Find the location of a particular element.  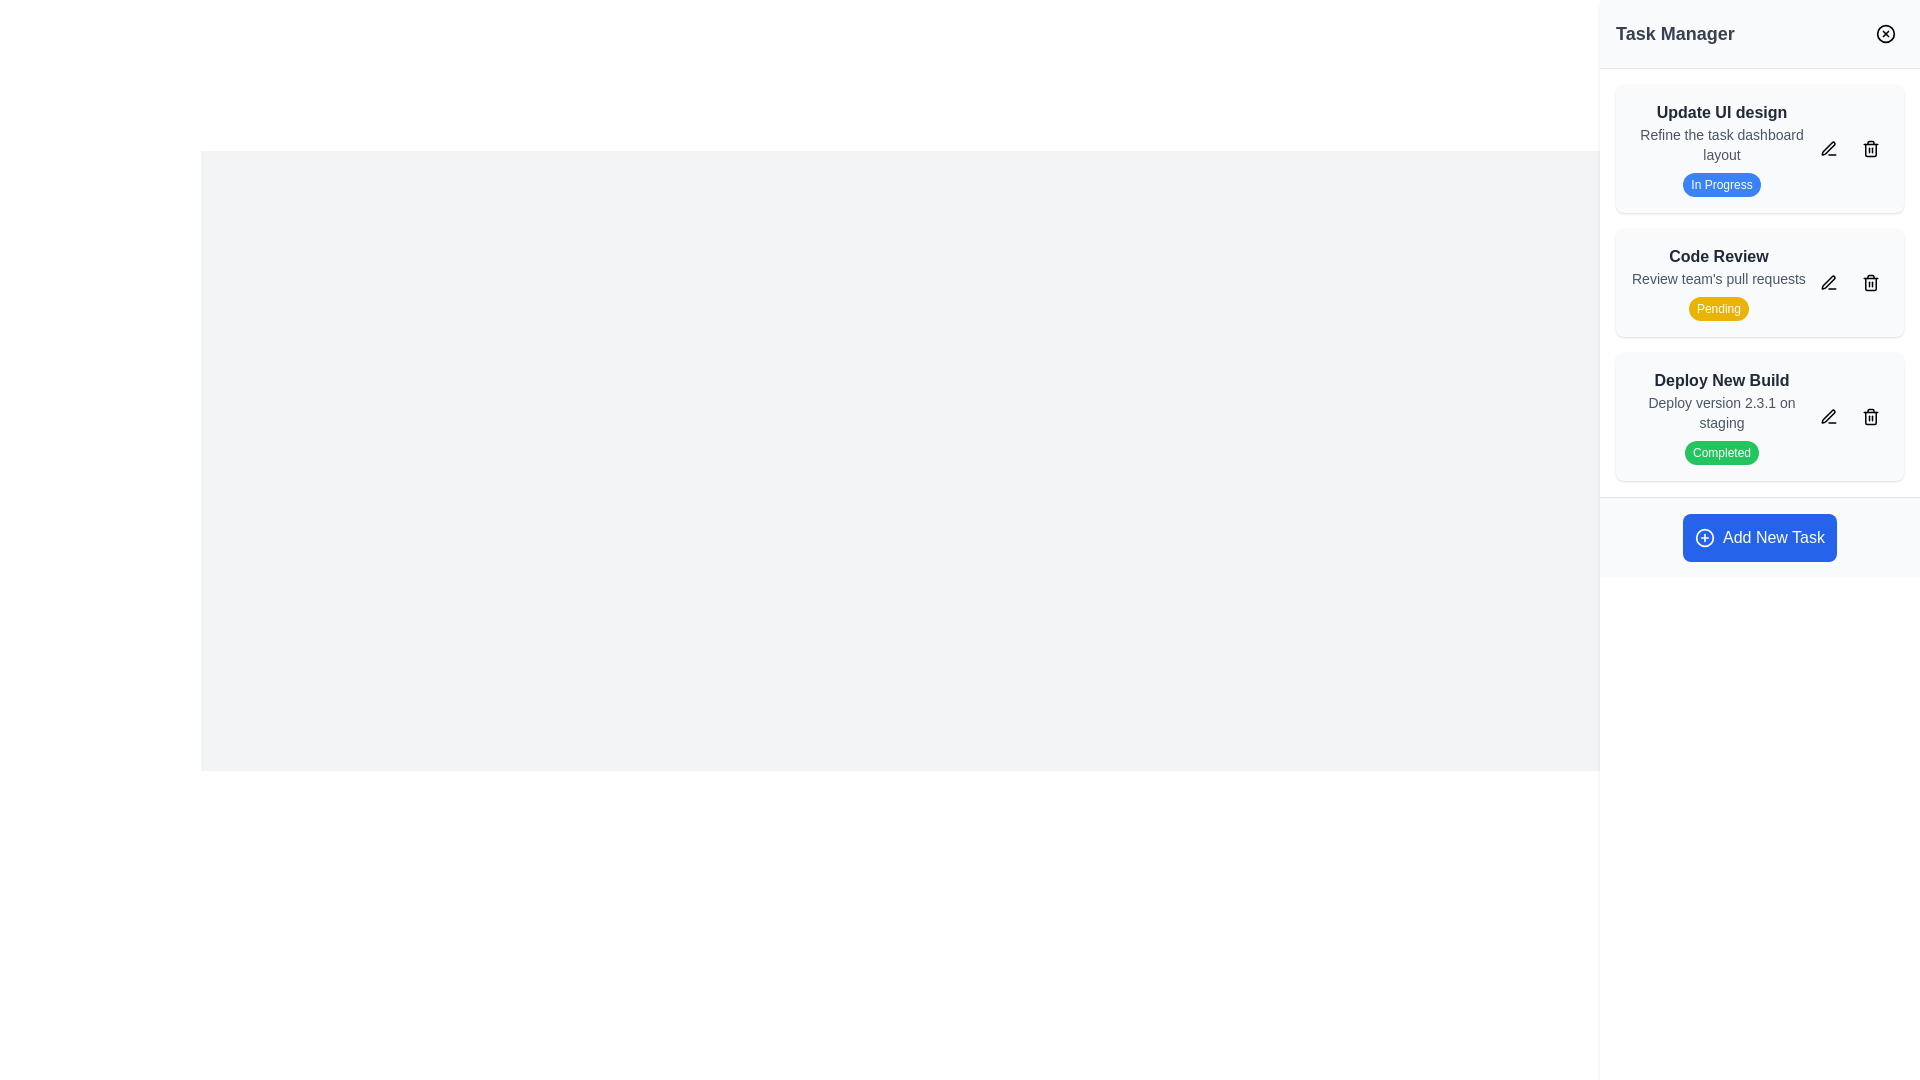

the circular icon button with a cross inside it, located in the top-right corner of the user interface is located at coordinates (1885, 34).